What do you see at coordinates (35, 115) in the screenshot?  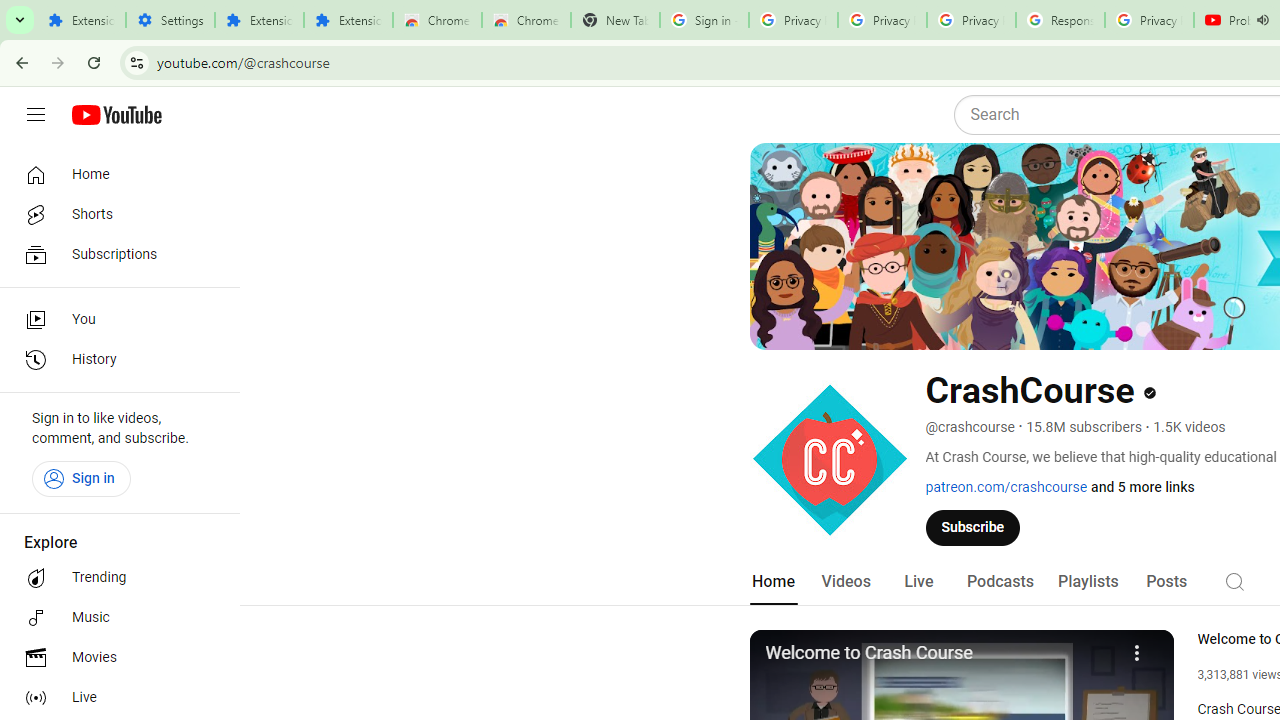 I see `'Guide'` at bounding box center [35, 115].